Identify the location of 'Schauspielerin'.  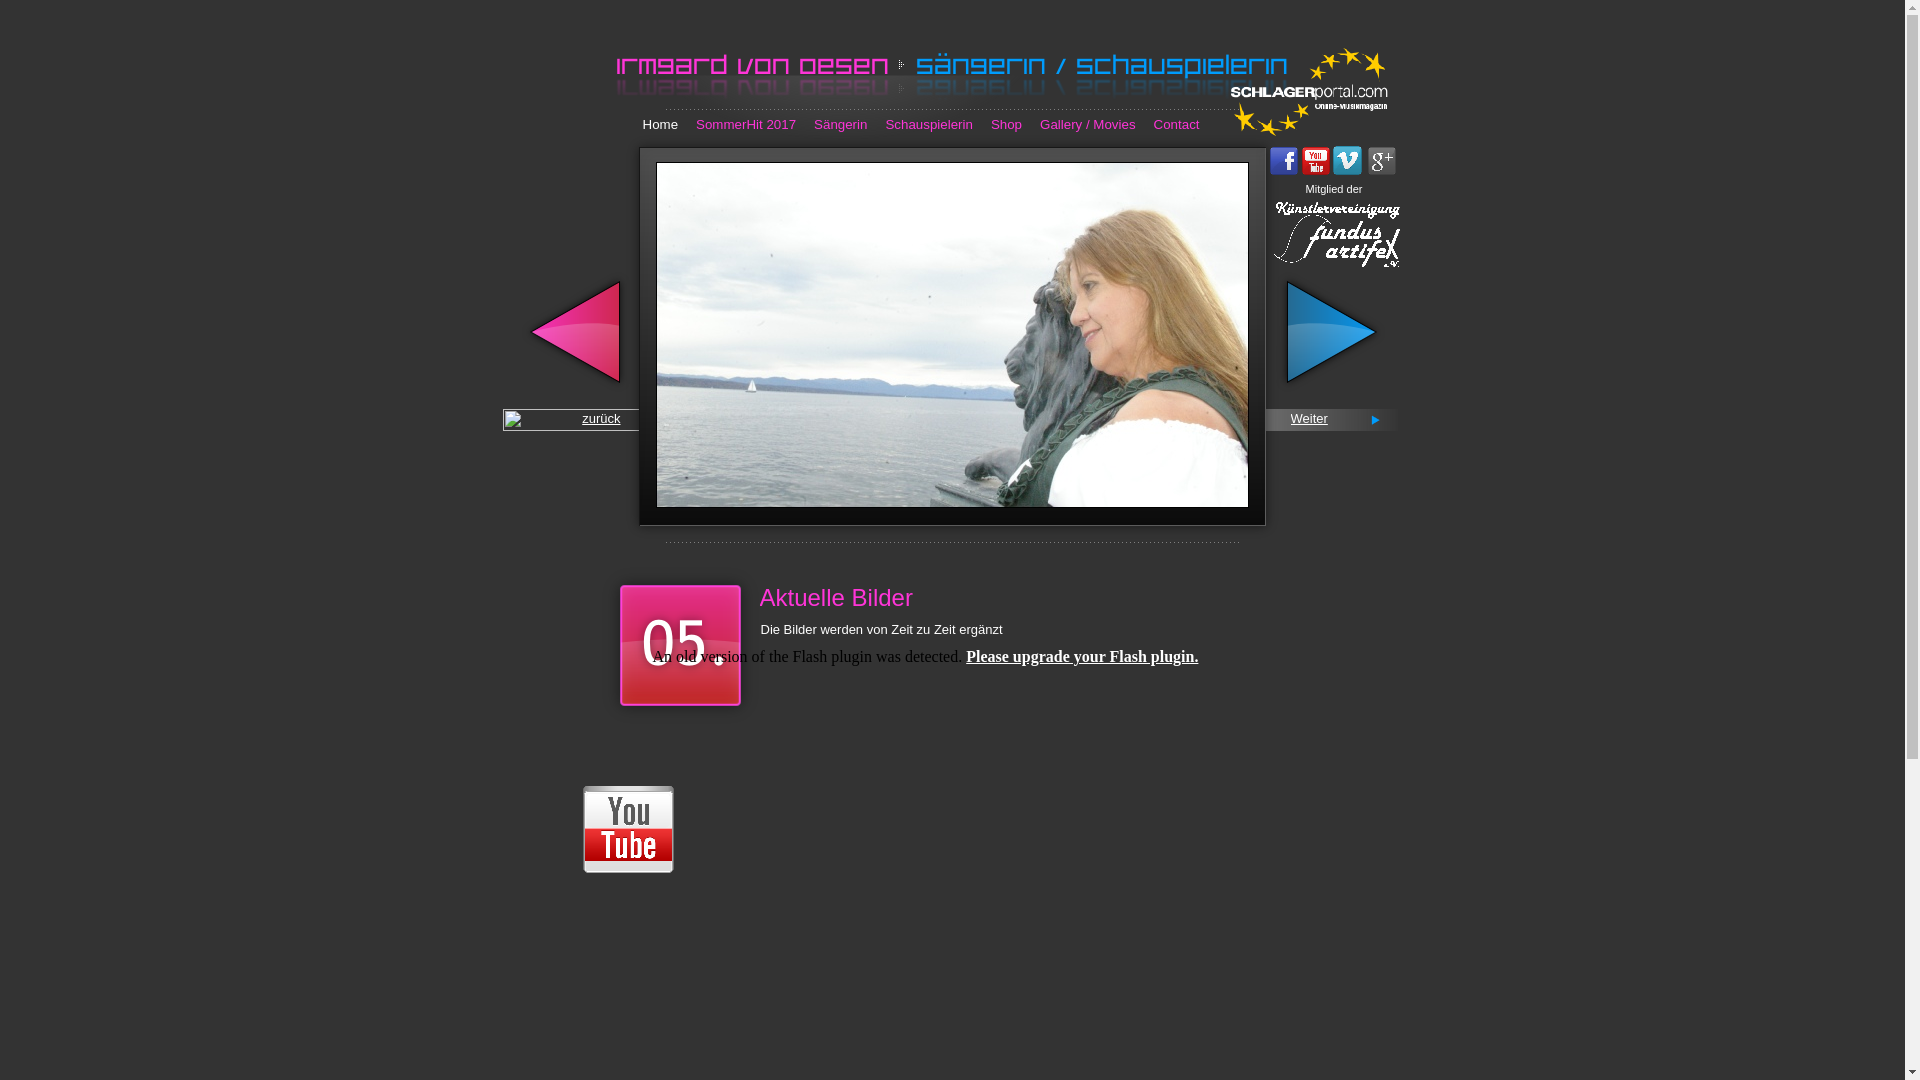
(880, 124).